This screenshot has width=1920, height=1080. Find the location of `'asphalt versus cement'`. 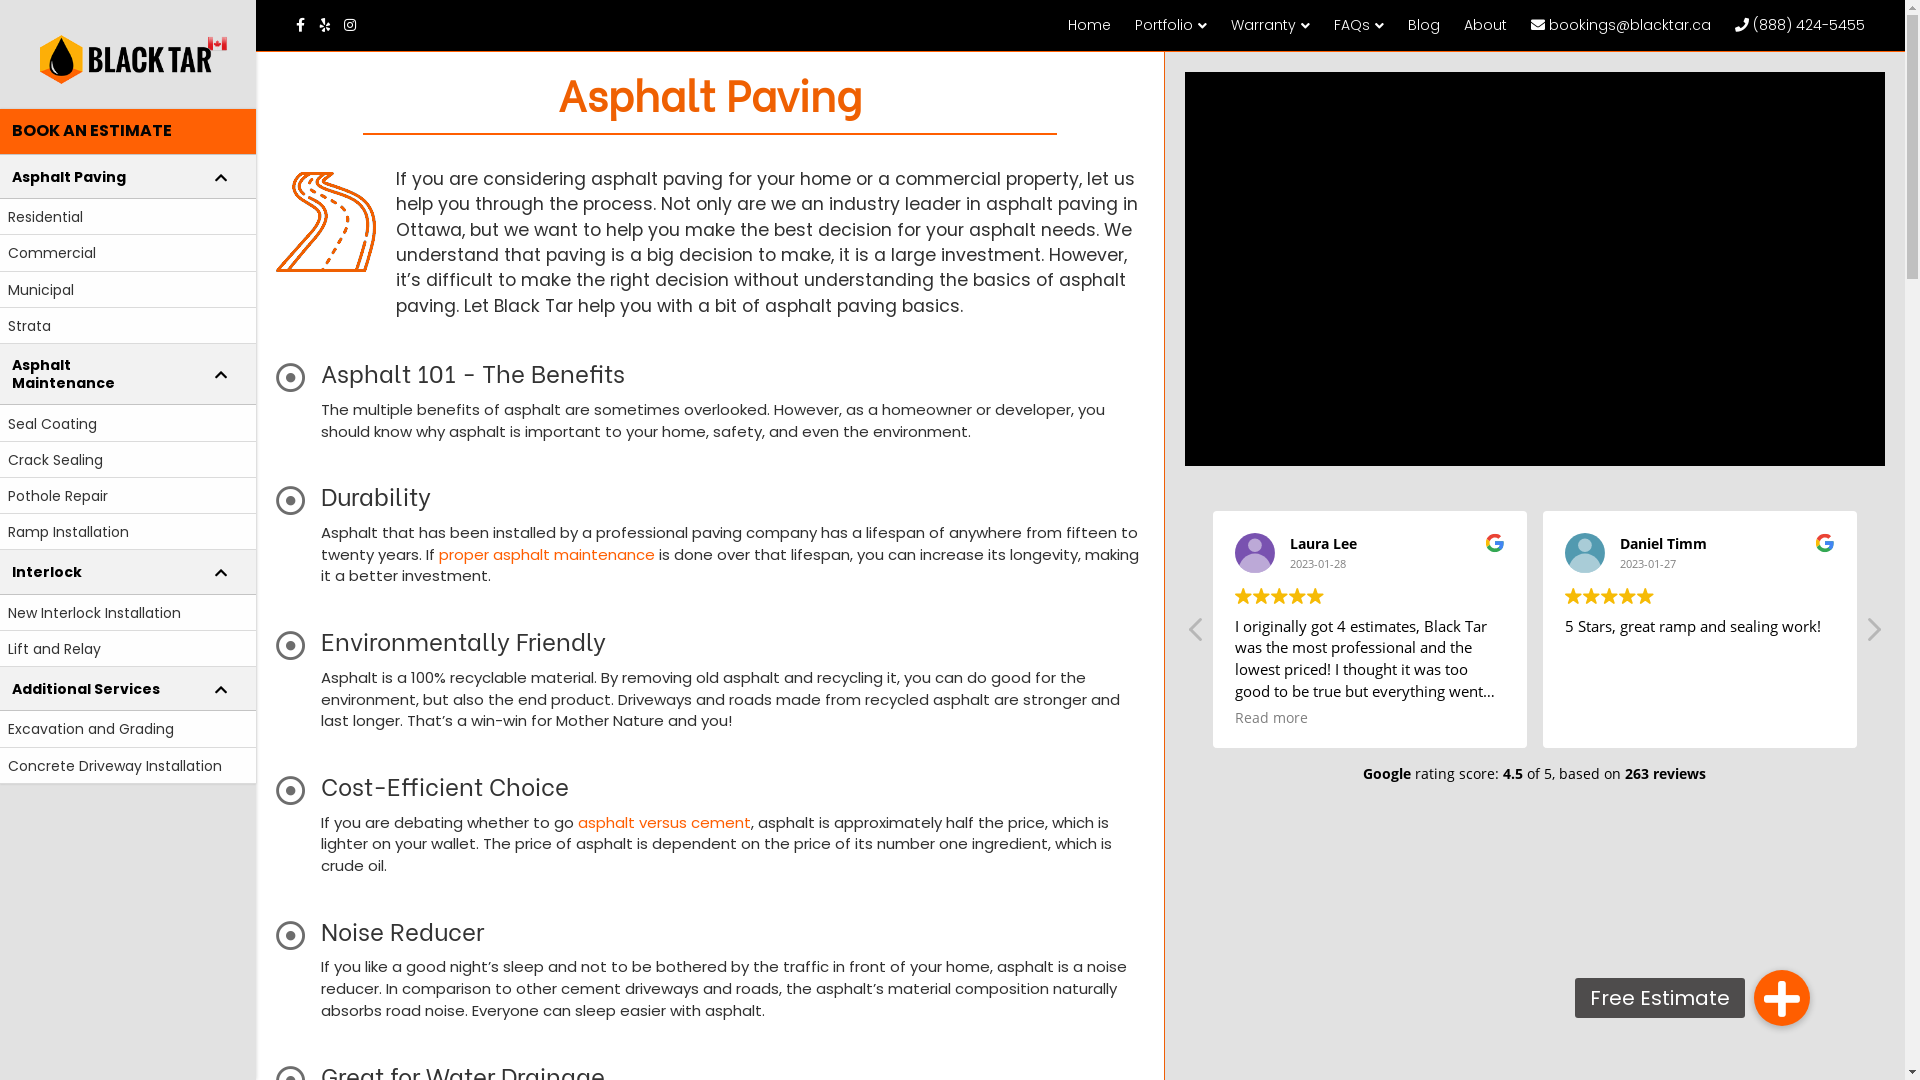

'asphalt versus cement' is located at coordinates (664, 822).